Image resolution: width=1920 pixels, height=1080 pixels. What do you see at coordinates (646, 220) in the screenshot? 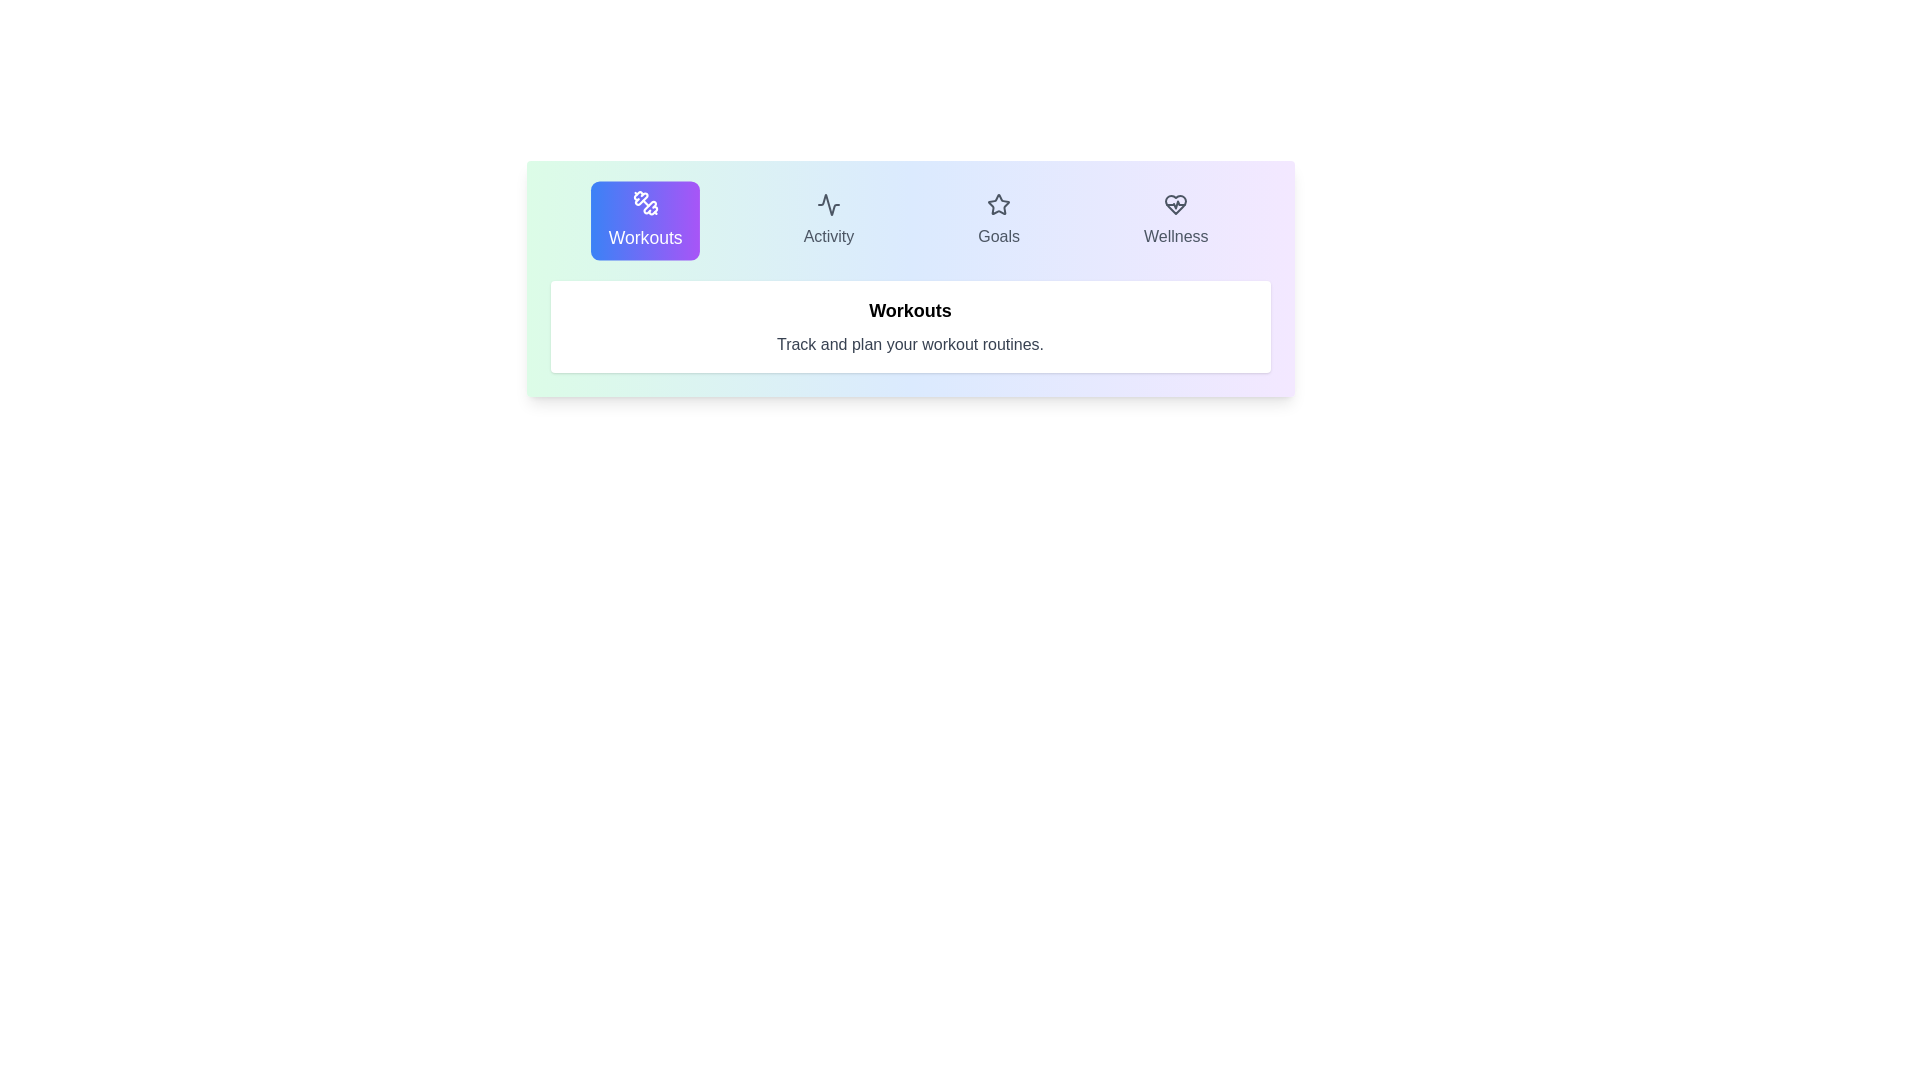
I see `the 'Workouts' button, which is a rectangular button with a gradient background and white text displaying 'Workouts' beneath a dumbbell icon, located at the top left of the layout` at bounding box center [646, 220].